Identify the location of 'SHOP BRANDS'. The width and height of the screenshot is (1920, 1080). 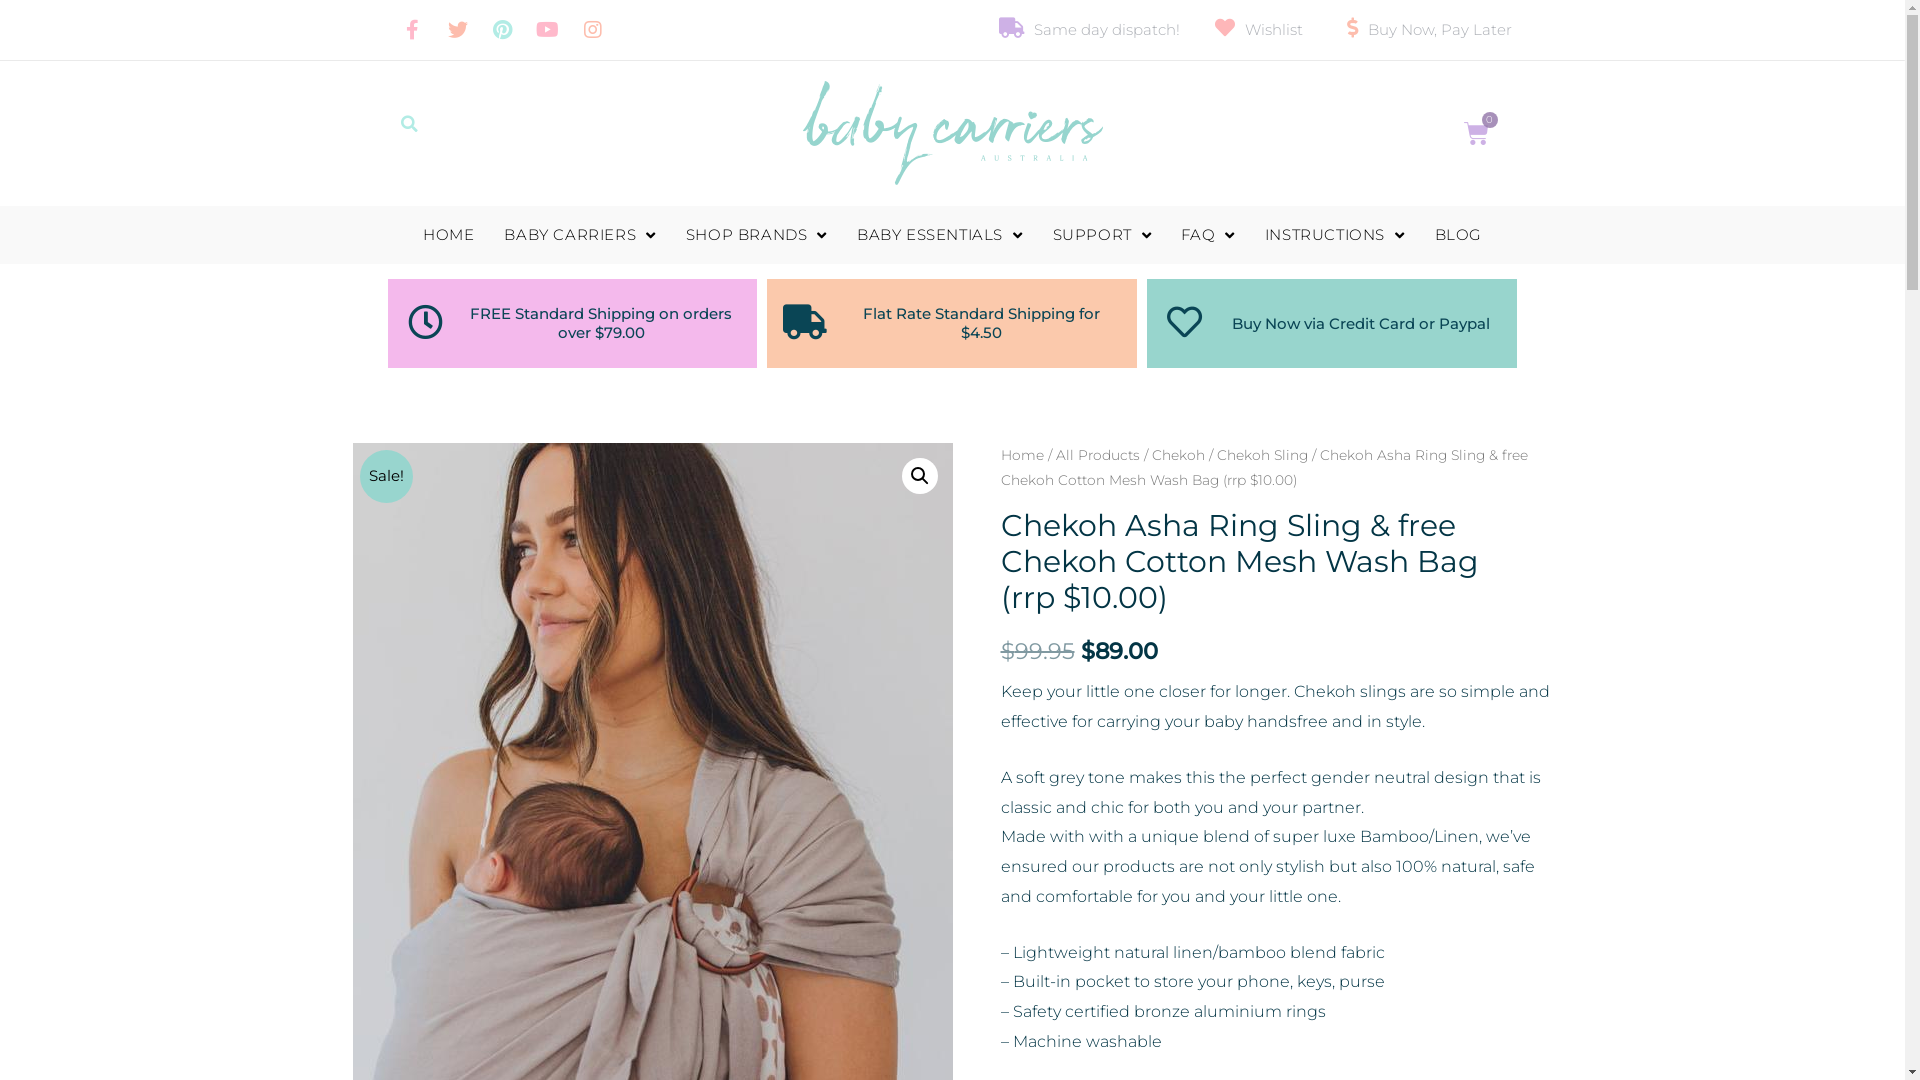
(755, 234).